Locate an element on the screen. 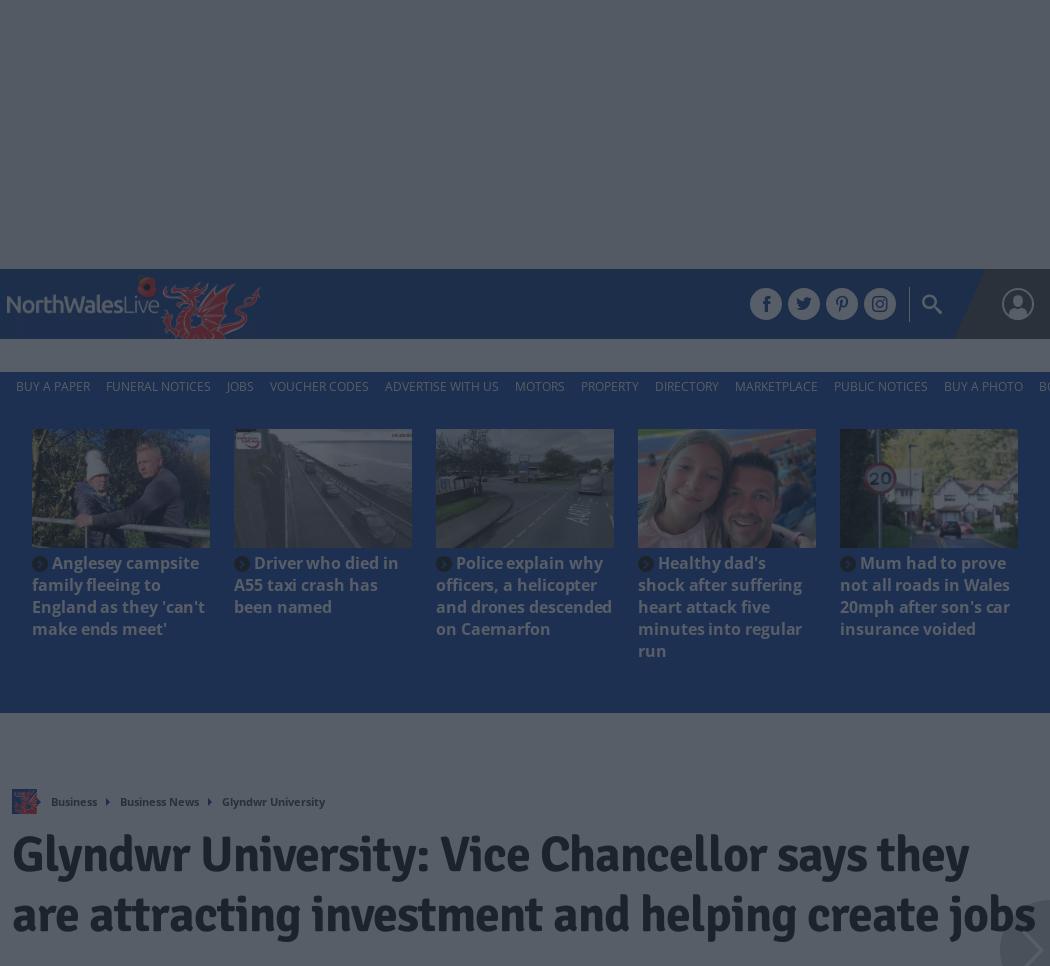 This screenshot has width=1050, height=966. 'Buy a Paper' is located at coordinates (52, 386).